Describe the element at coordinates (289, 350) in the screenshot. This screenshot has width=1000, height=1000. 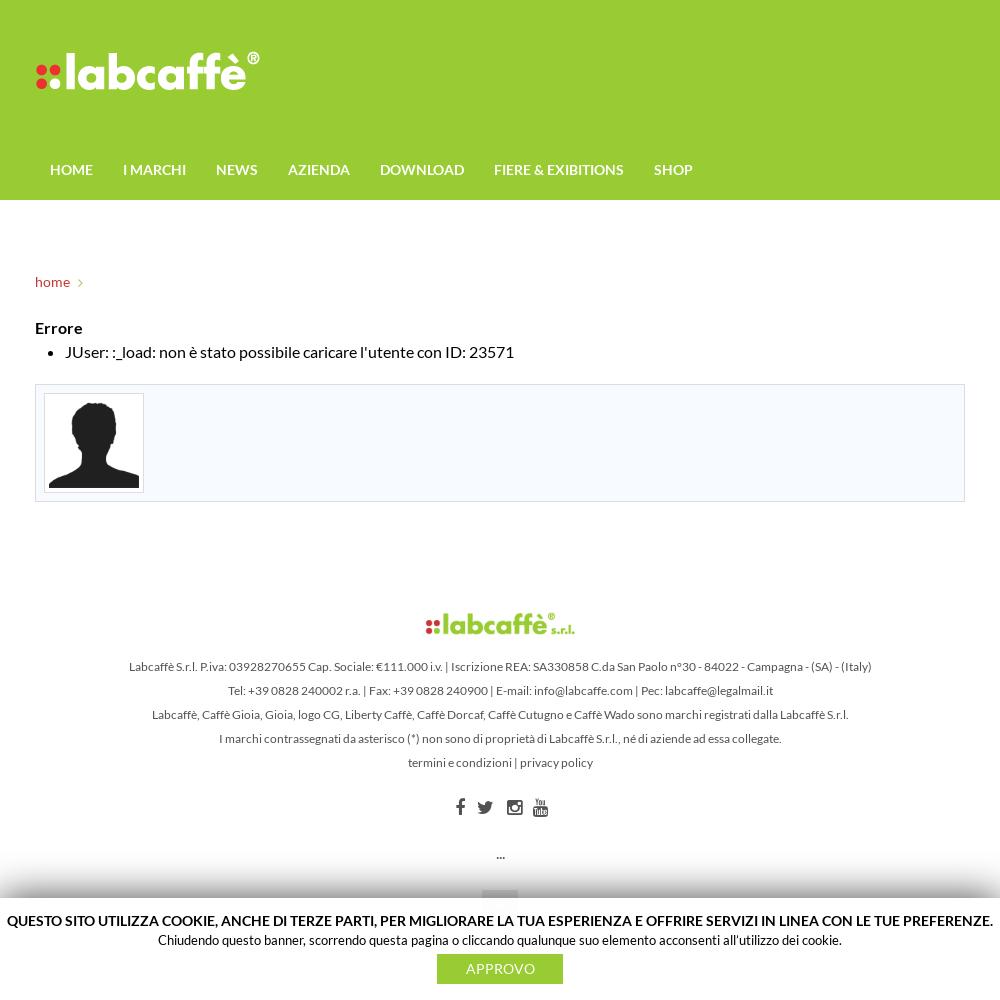
I see `'JUser: :_load: non è stato possibile caricare l'utente con ID: 23571'` at that location.